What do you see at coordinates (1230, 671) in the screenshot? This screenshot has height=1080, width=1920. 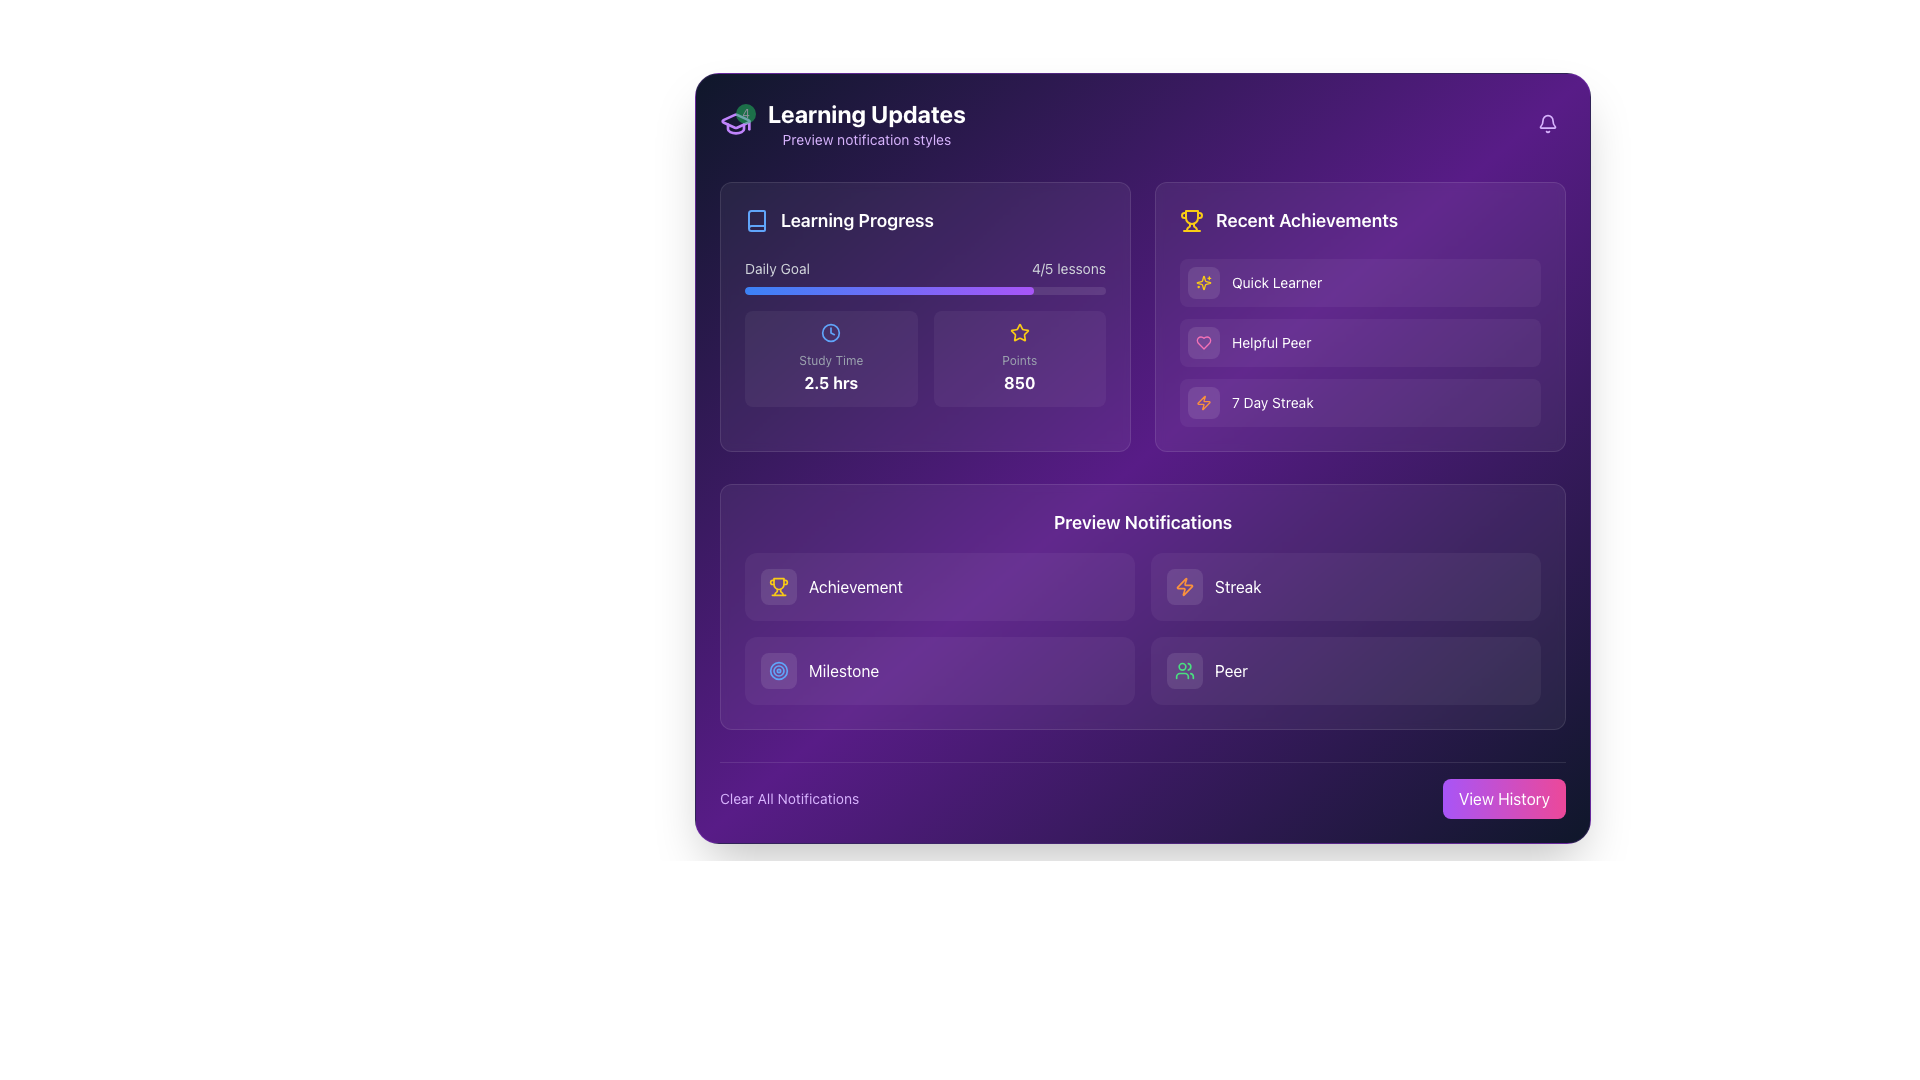 I see `the text label displaying 'peer' in white color, located in the lower-right portion of the 'Preview Notifications' section with a dark purple background` at bounding box center [1230, 671].